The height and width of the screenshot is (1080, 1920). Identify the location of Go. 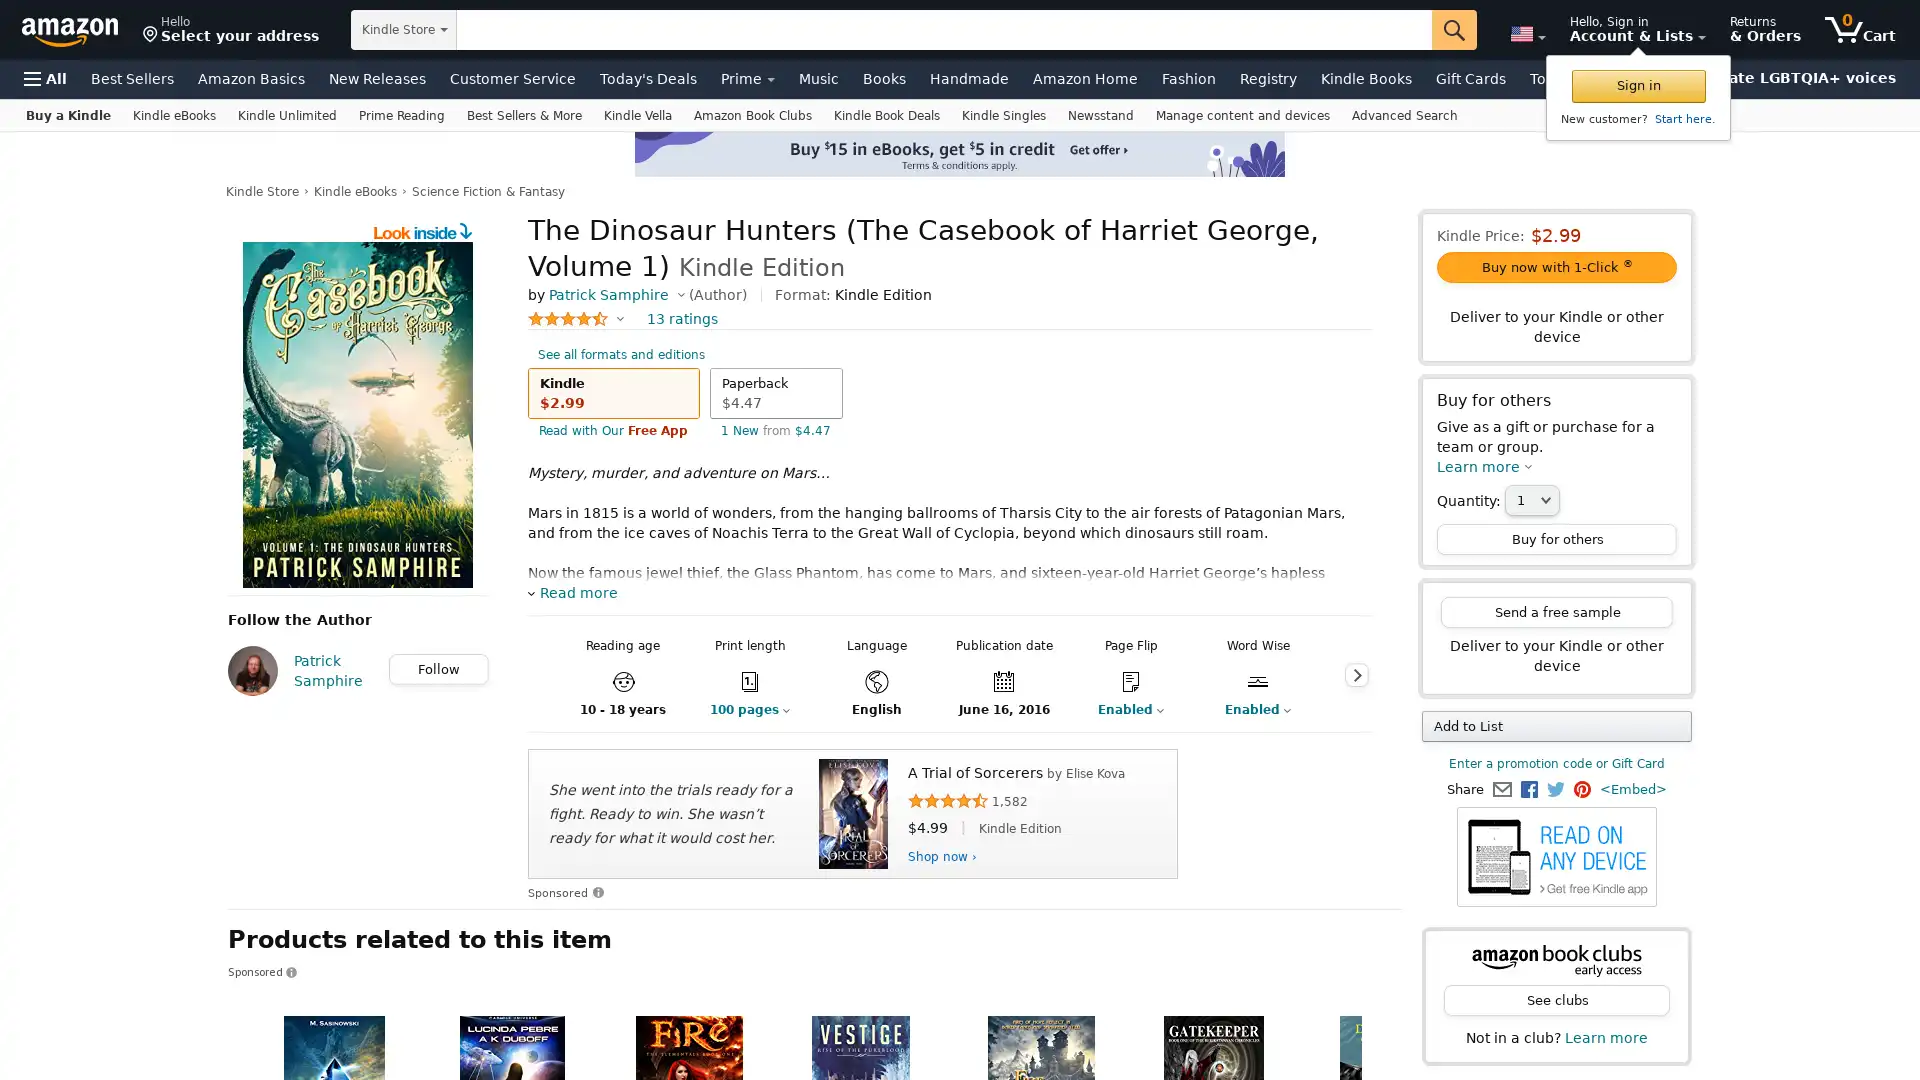
(1454, 30).